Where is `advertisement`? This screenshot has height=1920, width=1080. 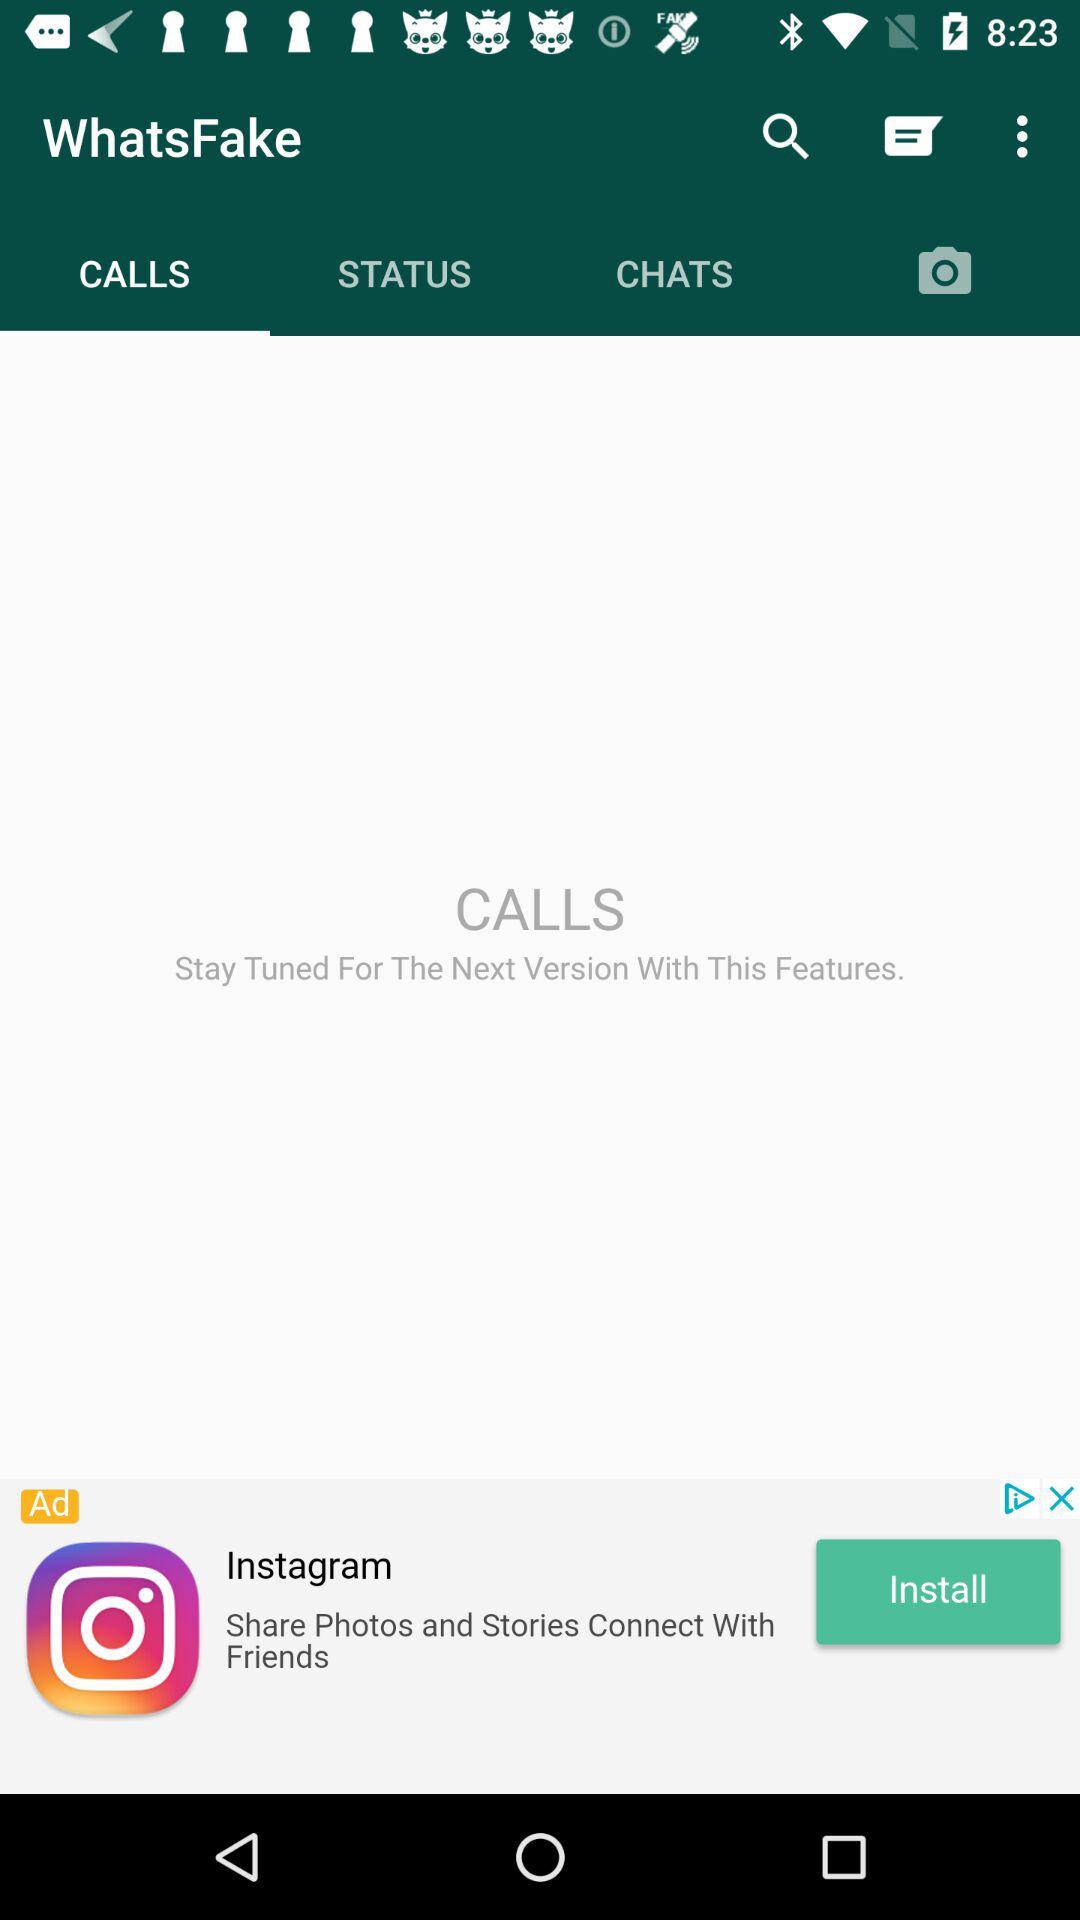
advertisement is located at coordinates (540, 1636).